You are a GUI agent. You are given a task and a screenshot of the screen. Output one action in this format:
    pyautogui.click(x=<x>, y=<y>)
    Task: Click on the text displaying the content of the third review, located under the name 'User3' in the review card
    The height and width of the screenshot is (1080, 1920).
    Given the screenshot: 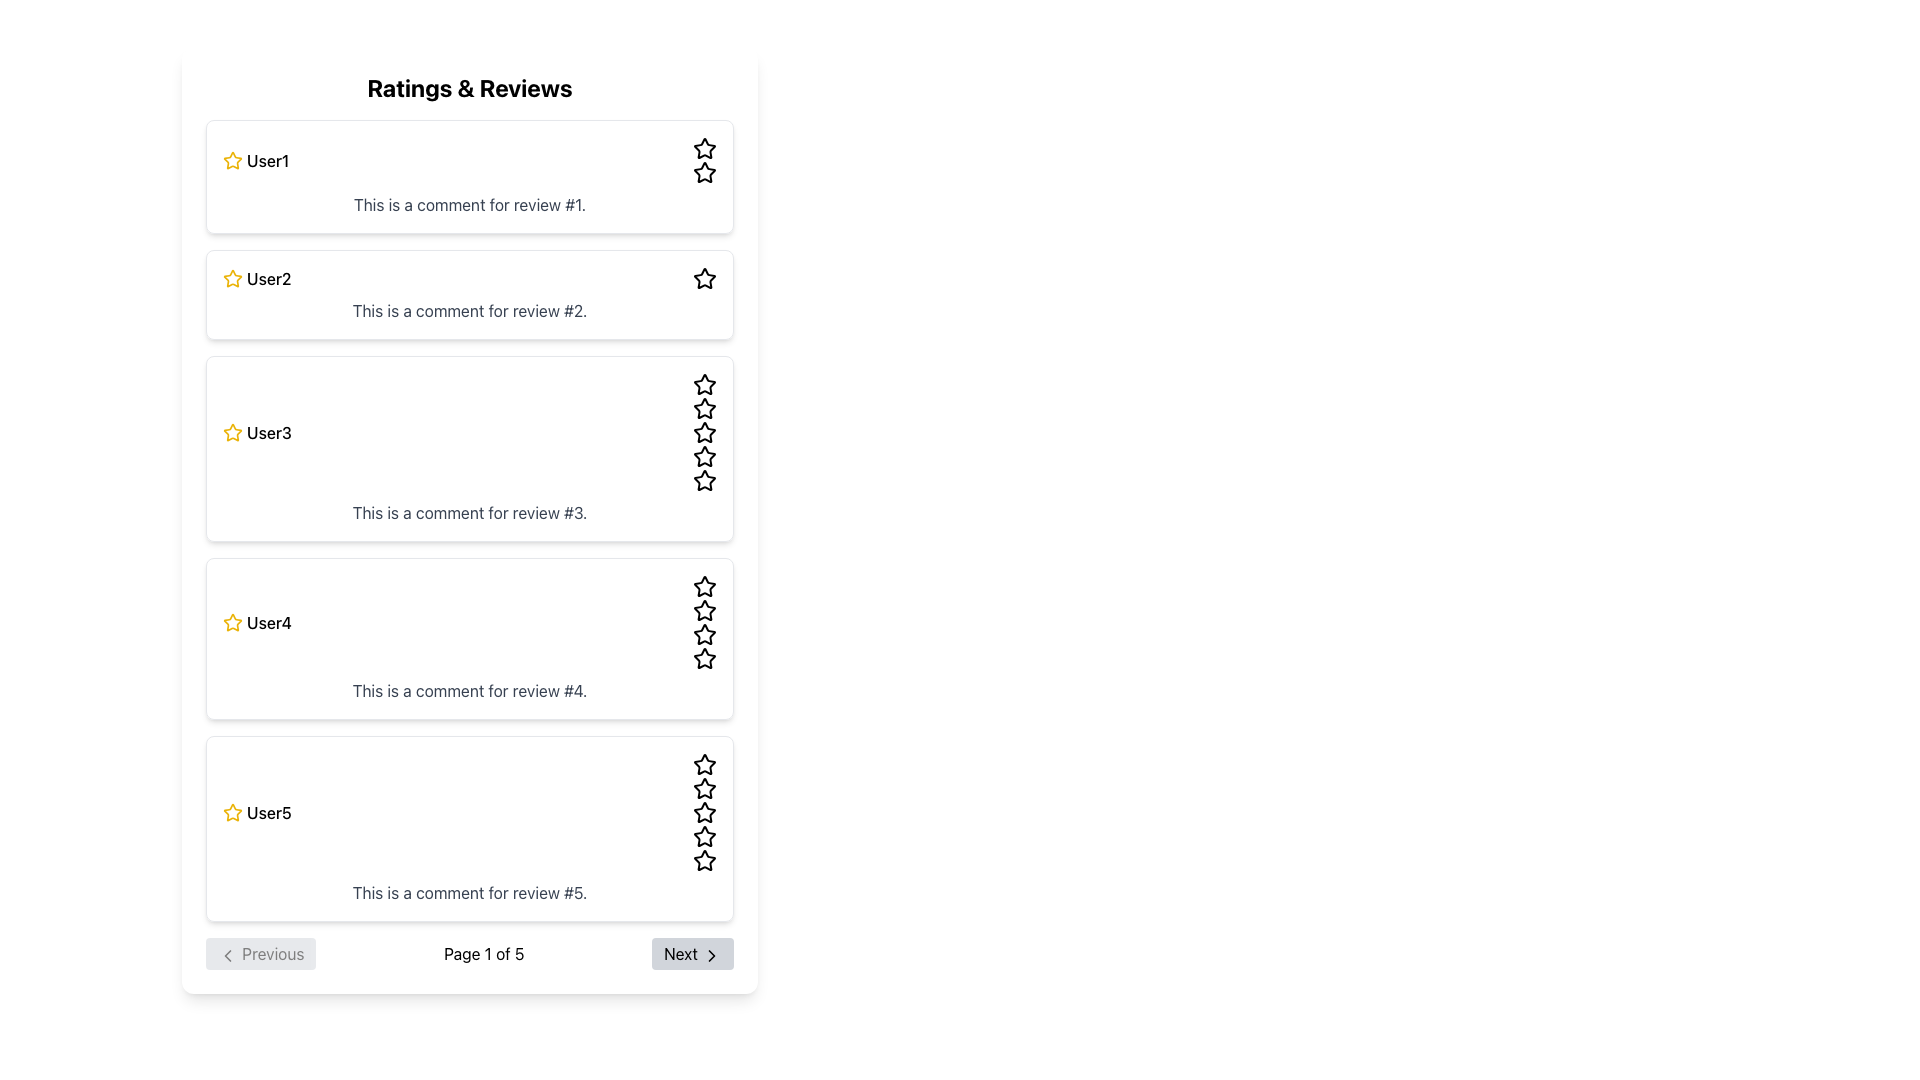 What is the action you would take?
    pyautogui.click(x=469, y=512)
    